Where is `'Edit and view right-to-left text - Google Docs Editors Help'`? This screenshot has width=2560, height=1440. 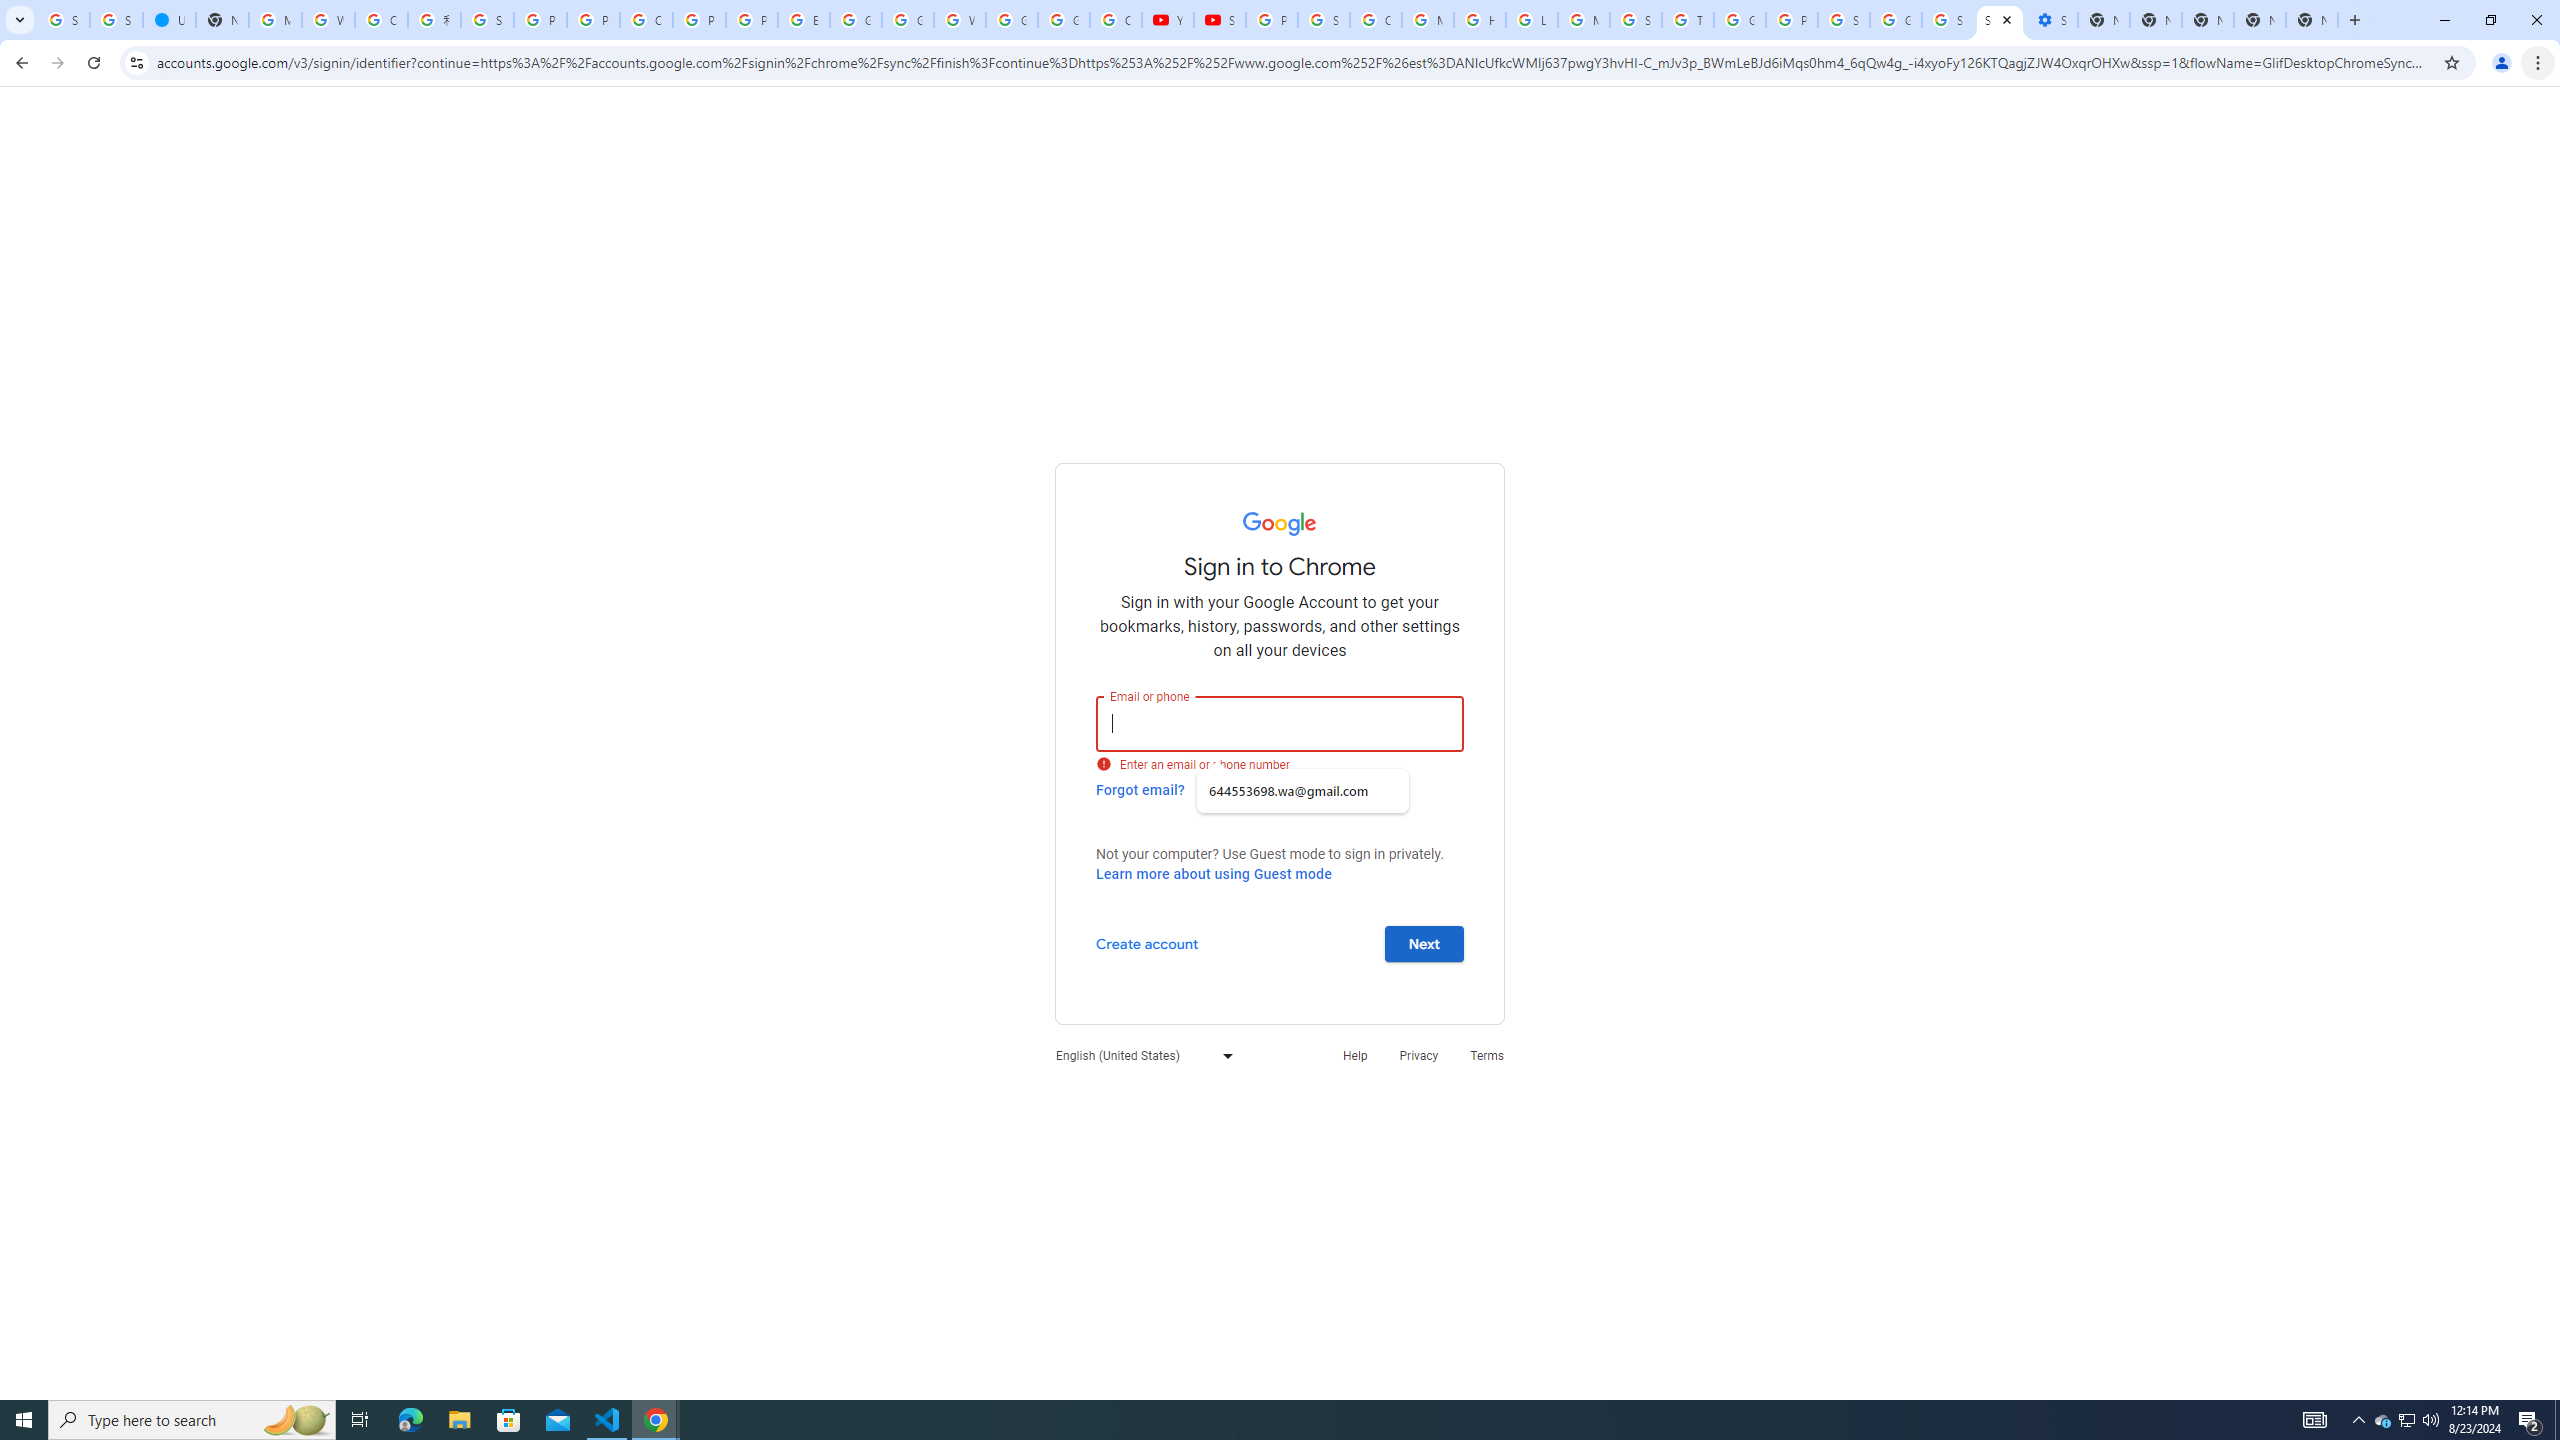 'Edit and view right-to-left text - Google Docs Editors Help' is located at coordinates (803, 19).